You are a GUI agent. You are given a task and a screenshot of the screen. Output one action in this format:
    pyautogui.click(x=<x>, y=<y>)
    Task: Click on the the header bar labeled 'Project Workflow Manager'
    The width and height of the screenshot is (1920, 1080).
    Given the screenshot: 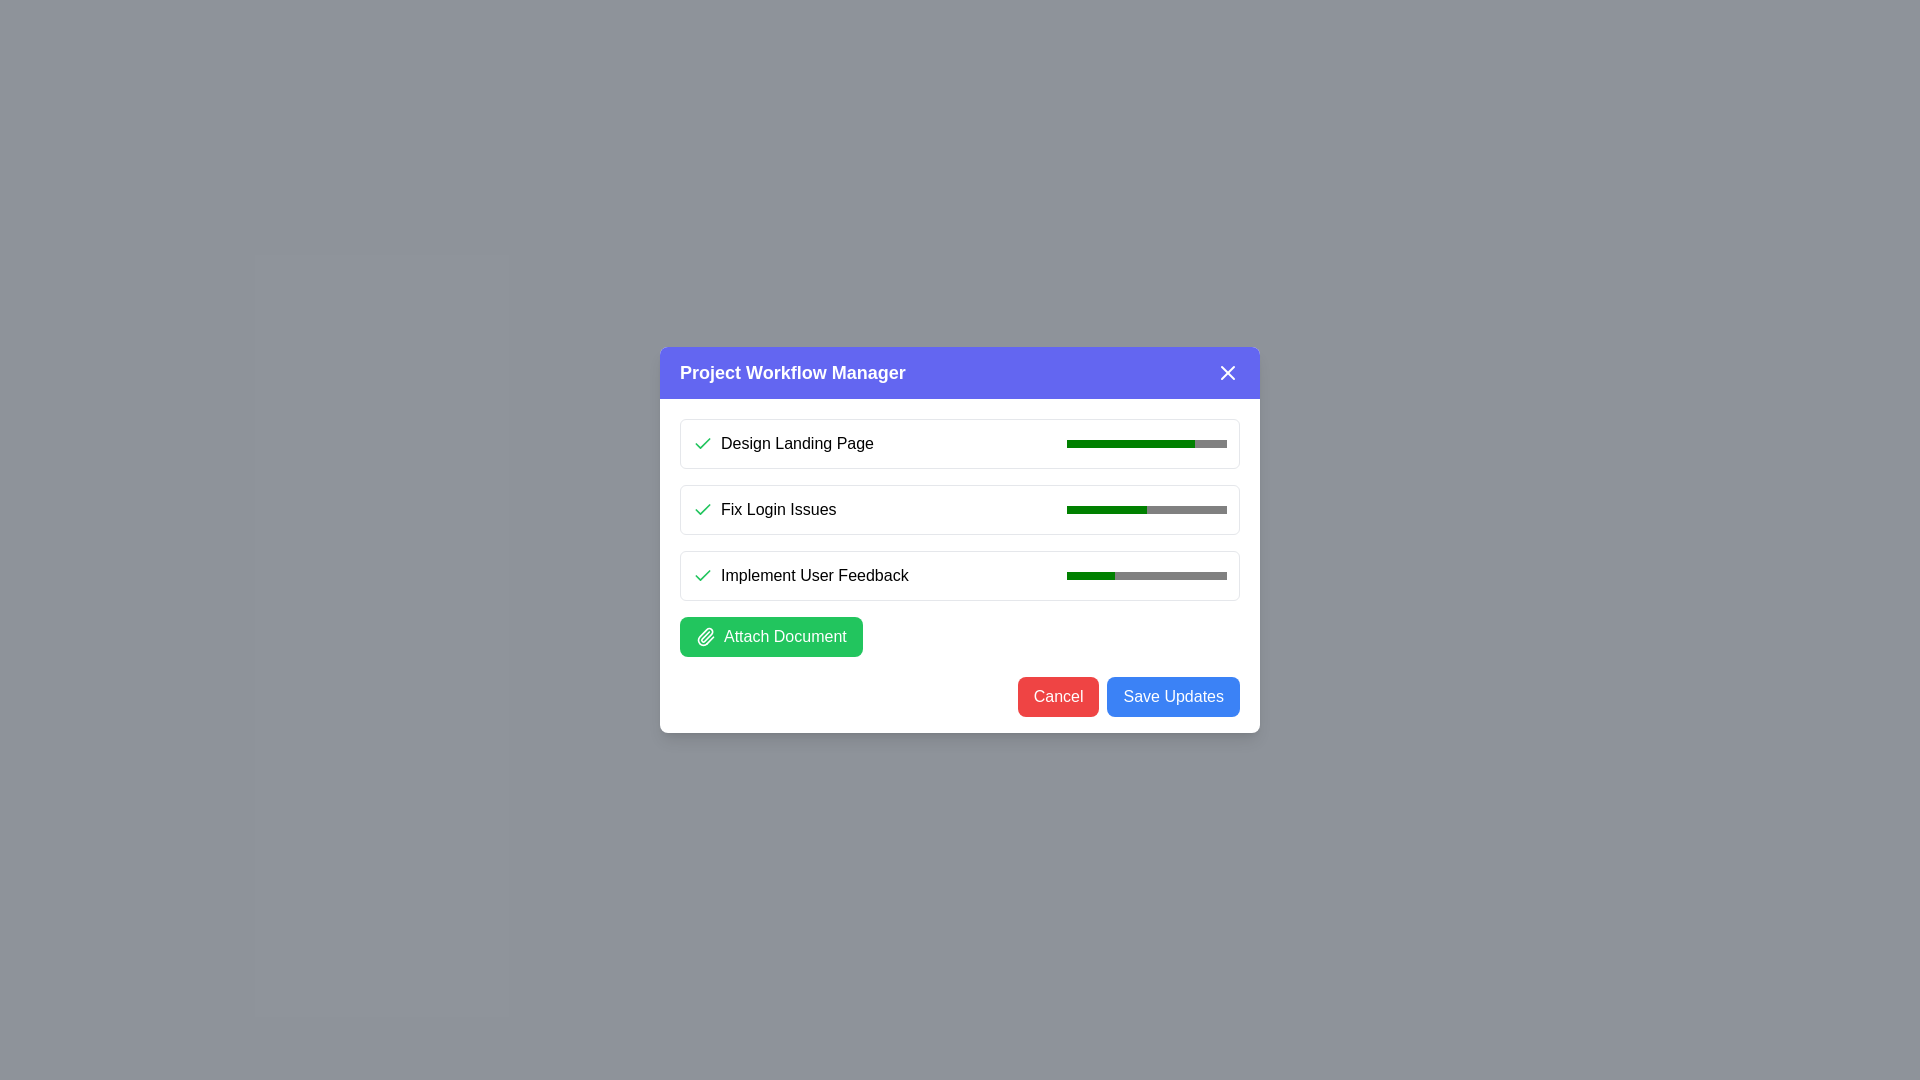 What is the action you would take?
    pyautogui.click(x=960, y=373)
    